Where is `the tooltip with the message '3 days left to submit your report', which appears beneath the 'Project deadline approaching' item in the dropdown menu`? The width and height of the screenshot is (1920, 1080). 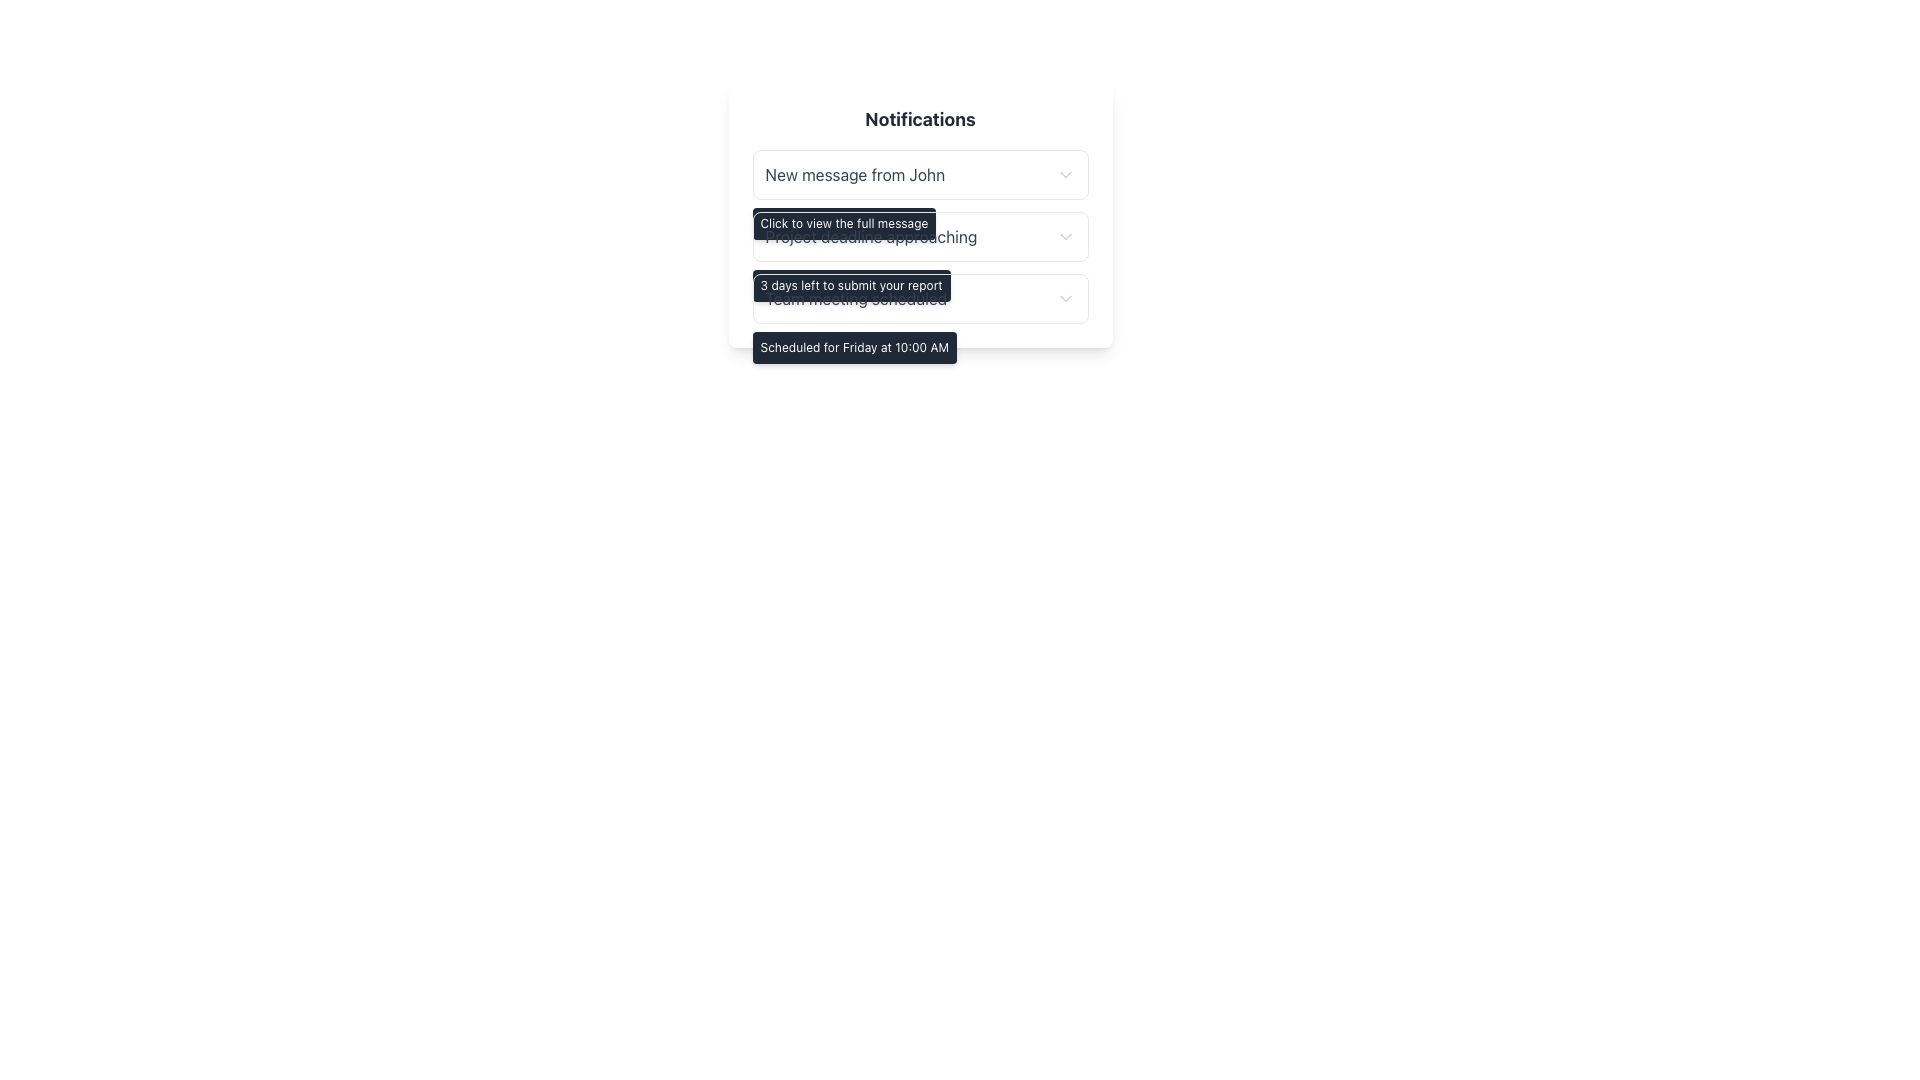 the tooltip with the message '3 days left to submit your report', which appears beneath the 'Project deadline approaching' item in the dropdown menu is located at coordinates (851, 285).